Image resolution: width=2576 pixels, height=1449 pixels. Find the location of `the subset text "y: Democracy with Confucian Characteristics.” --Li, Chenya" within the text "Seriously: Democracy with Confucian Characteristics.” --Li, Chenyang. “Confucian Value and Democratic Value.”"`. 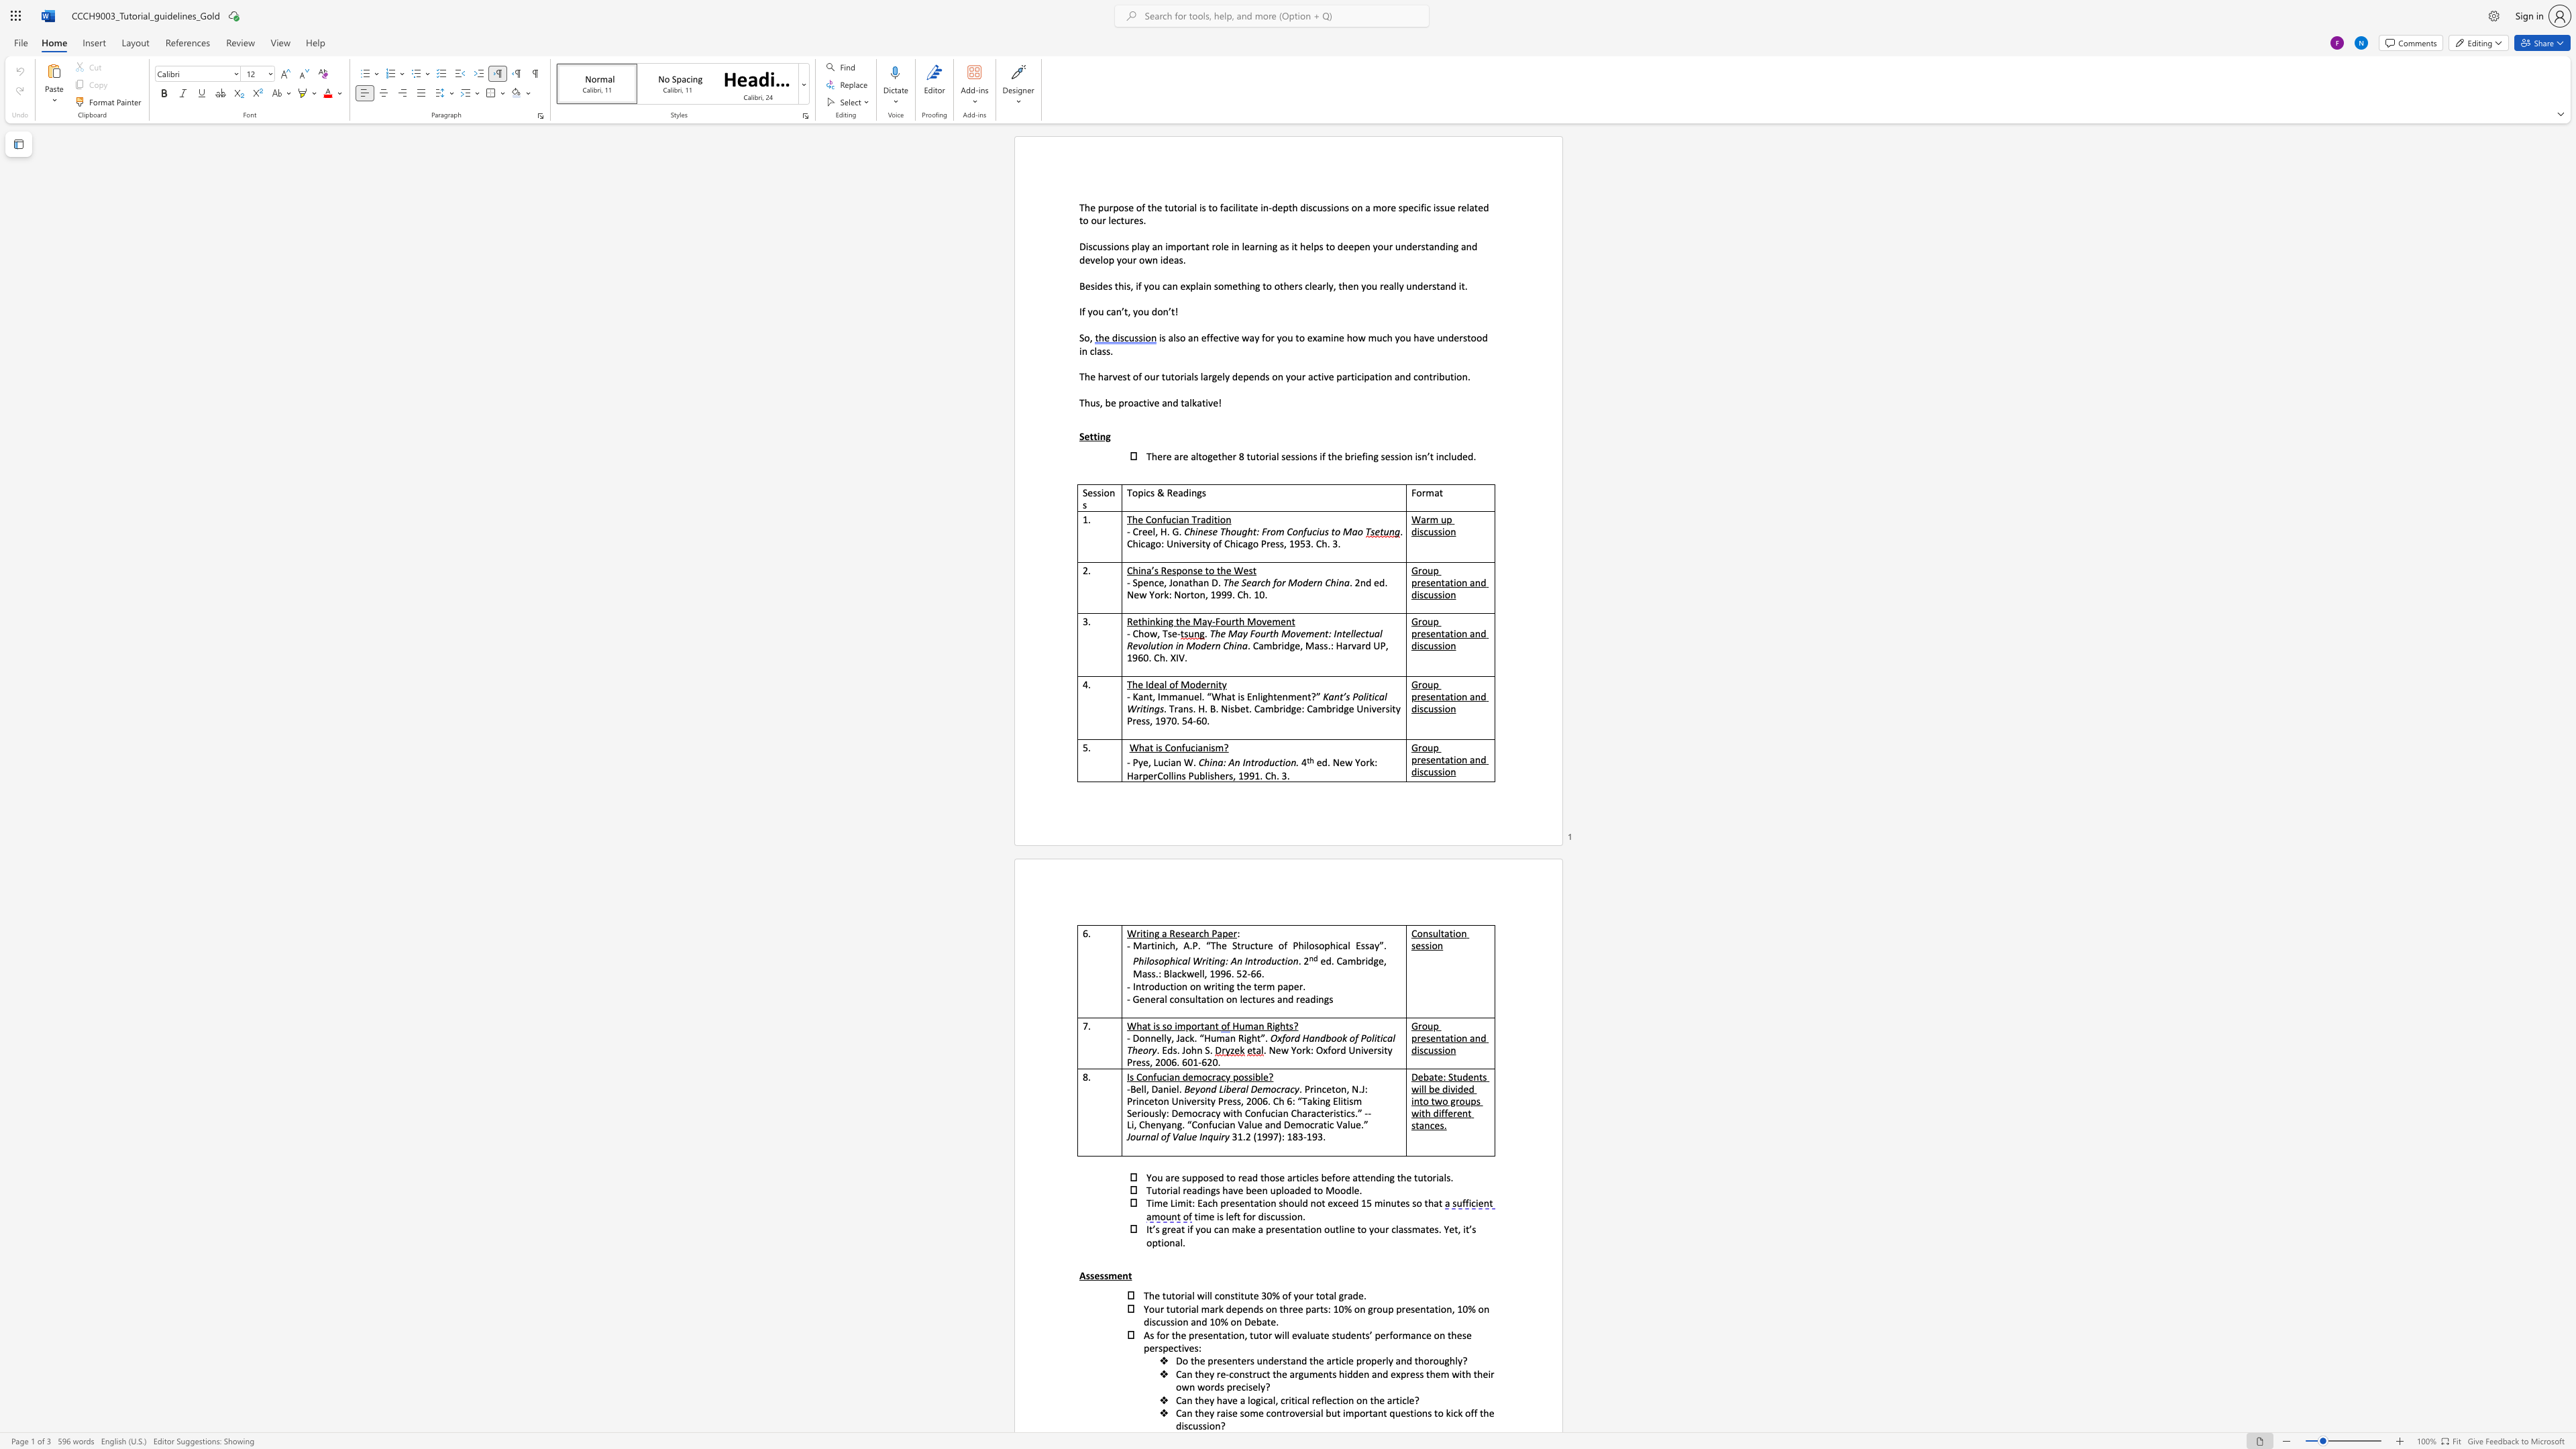

the subset text "y: Democracy with Confucian Characteristics.” --Li, Chenya" within the text "Seriously: Democracy with Confucian Characteristics.” --Li, Chenyang. “Confucian Value and Democratic Value.”" is located at coordinates (1160, 1113).